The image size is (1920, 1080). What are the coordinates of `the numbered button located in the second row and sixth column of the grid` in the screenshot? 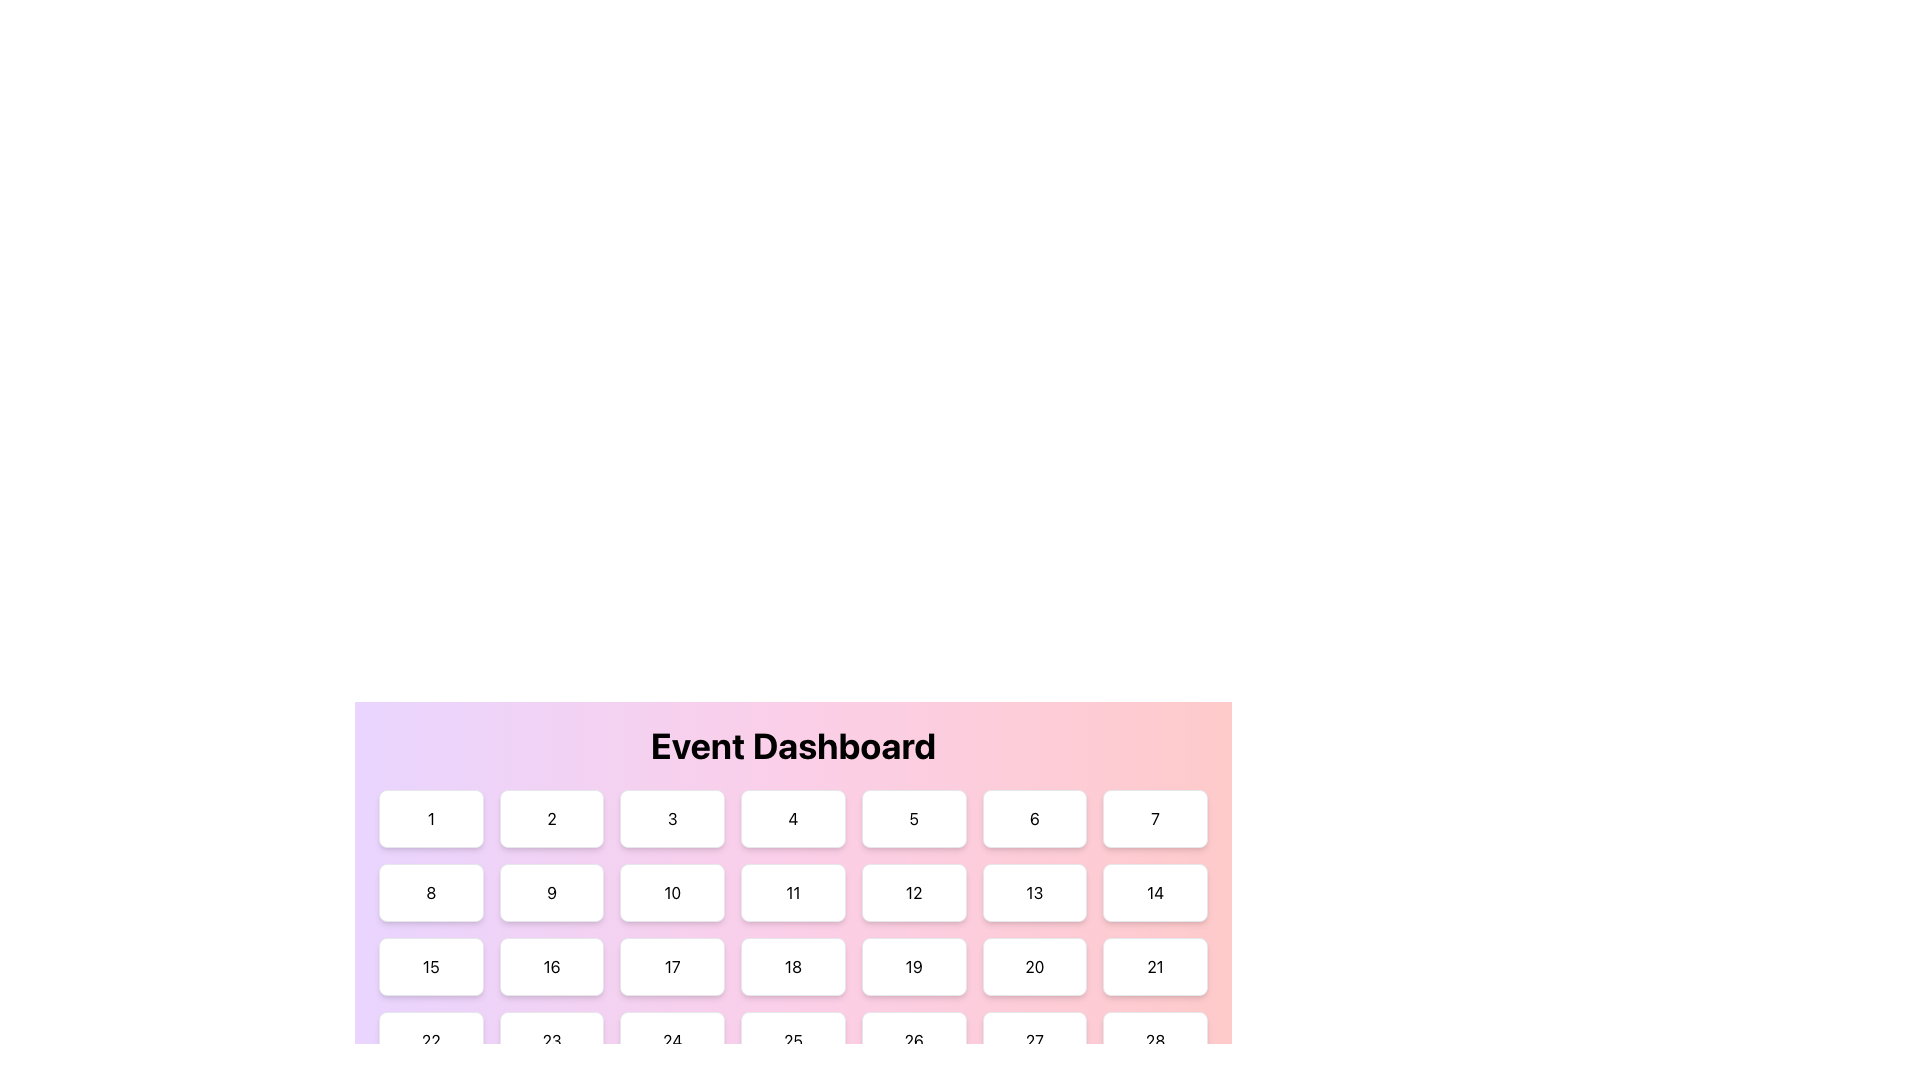 It's located at (1033, 892).